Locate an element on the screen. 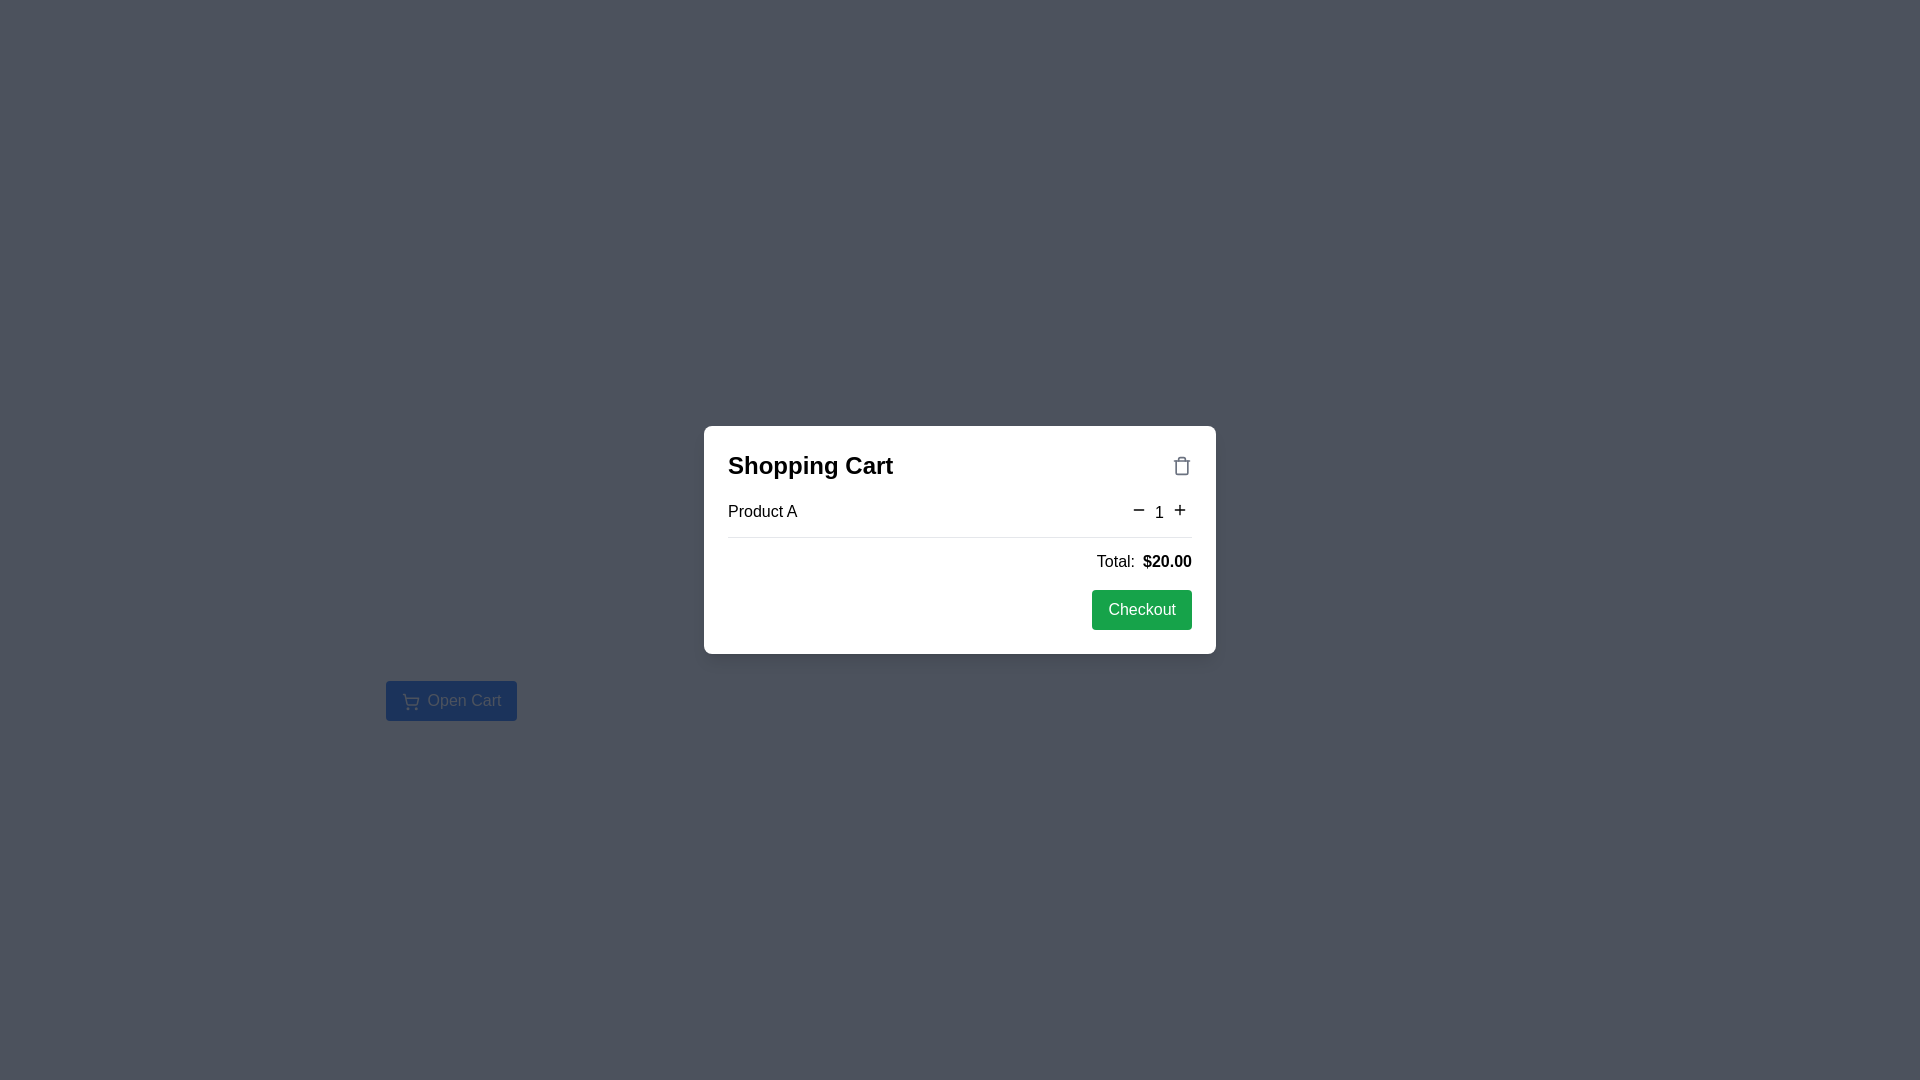 This screenshot has width=1920, height=1080. the minus icon, which is a small icon resembling a minus sign, to decrease the item quantity in the shopping cart numeric control interface is located at coordinates (1139, 508).